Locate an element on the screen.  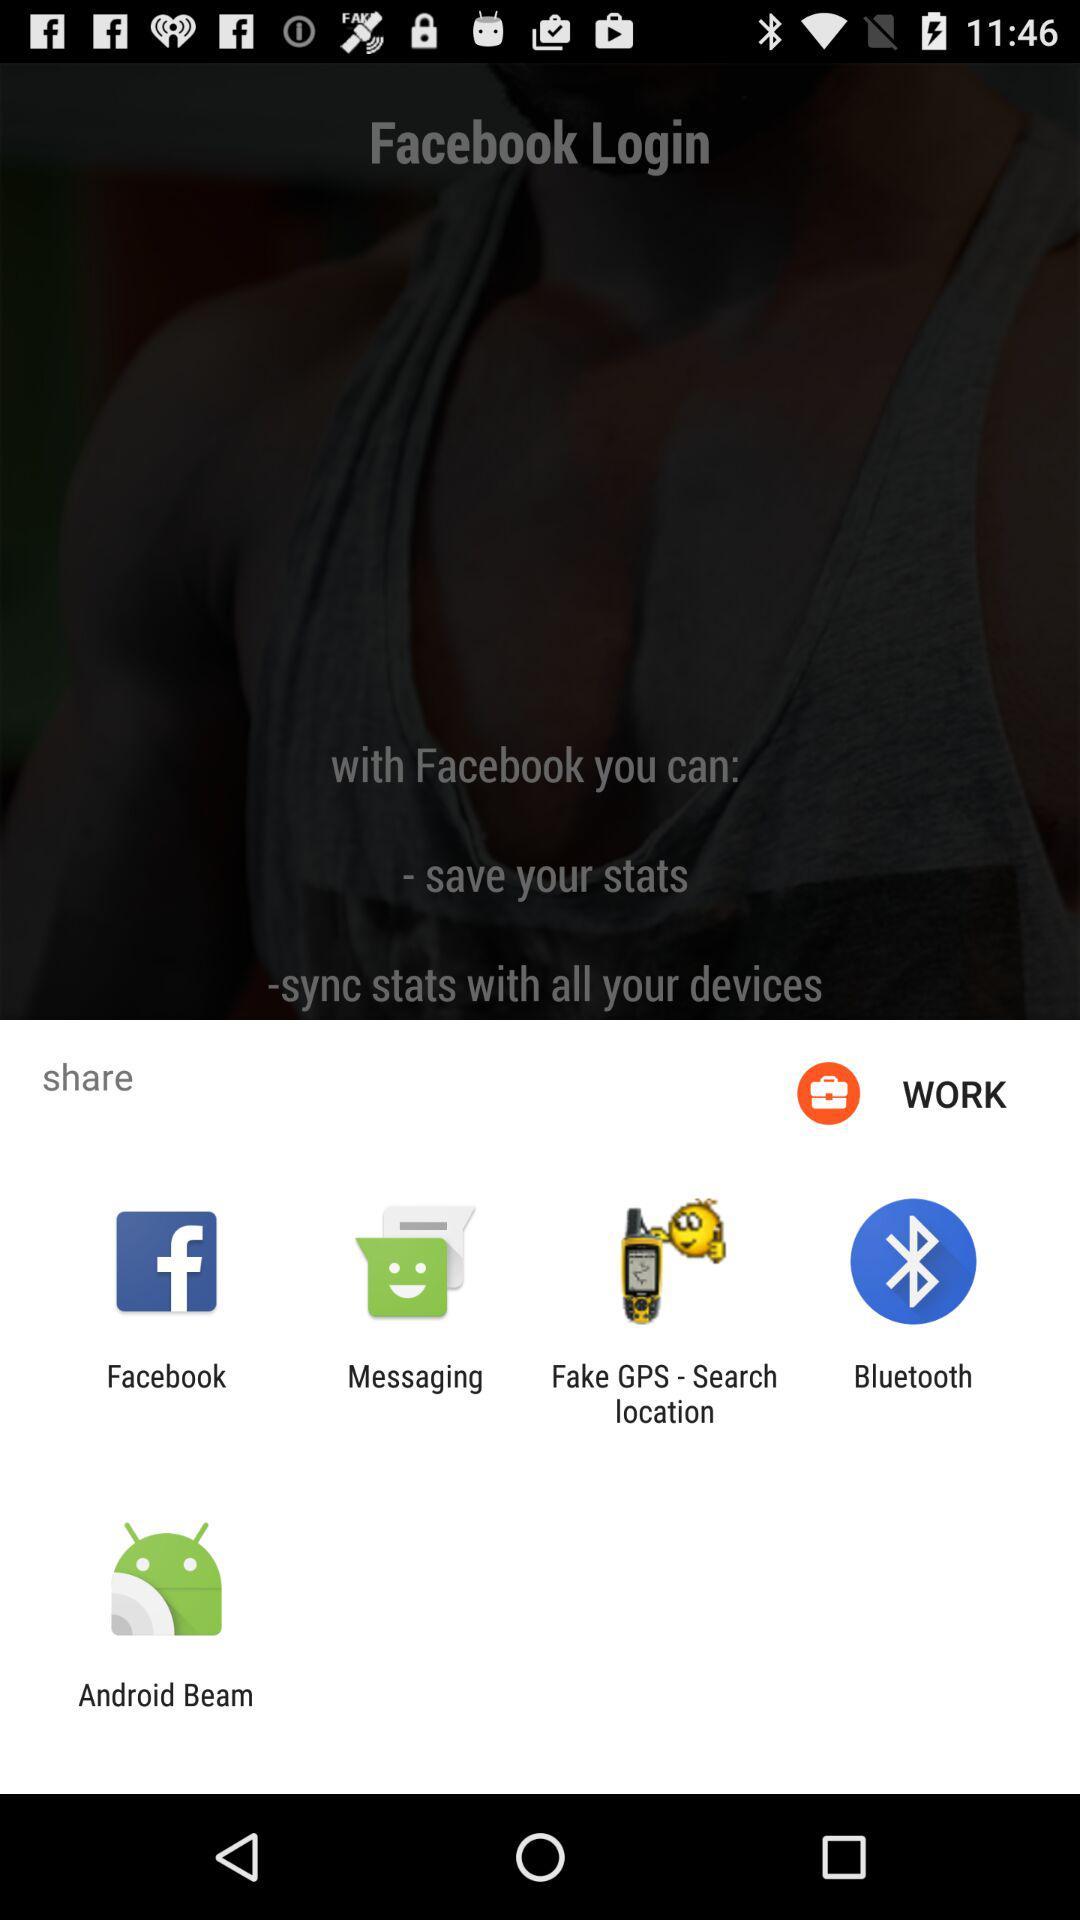
the fake gps search is located at coordinates (664, 1392).